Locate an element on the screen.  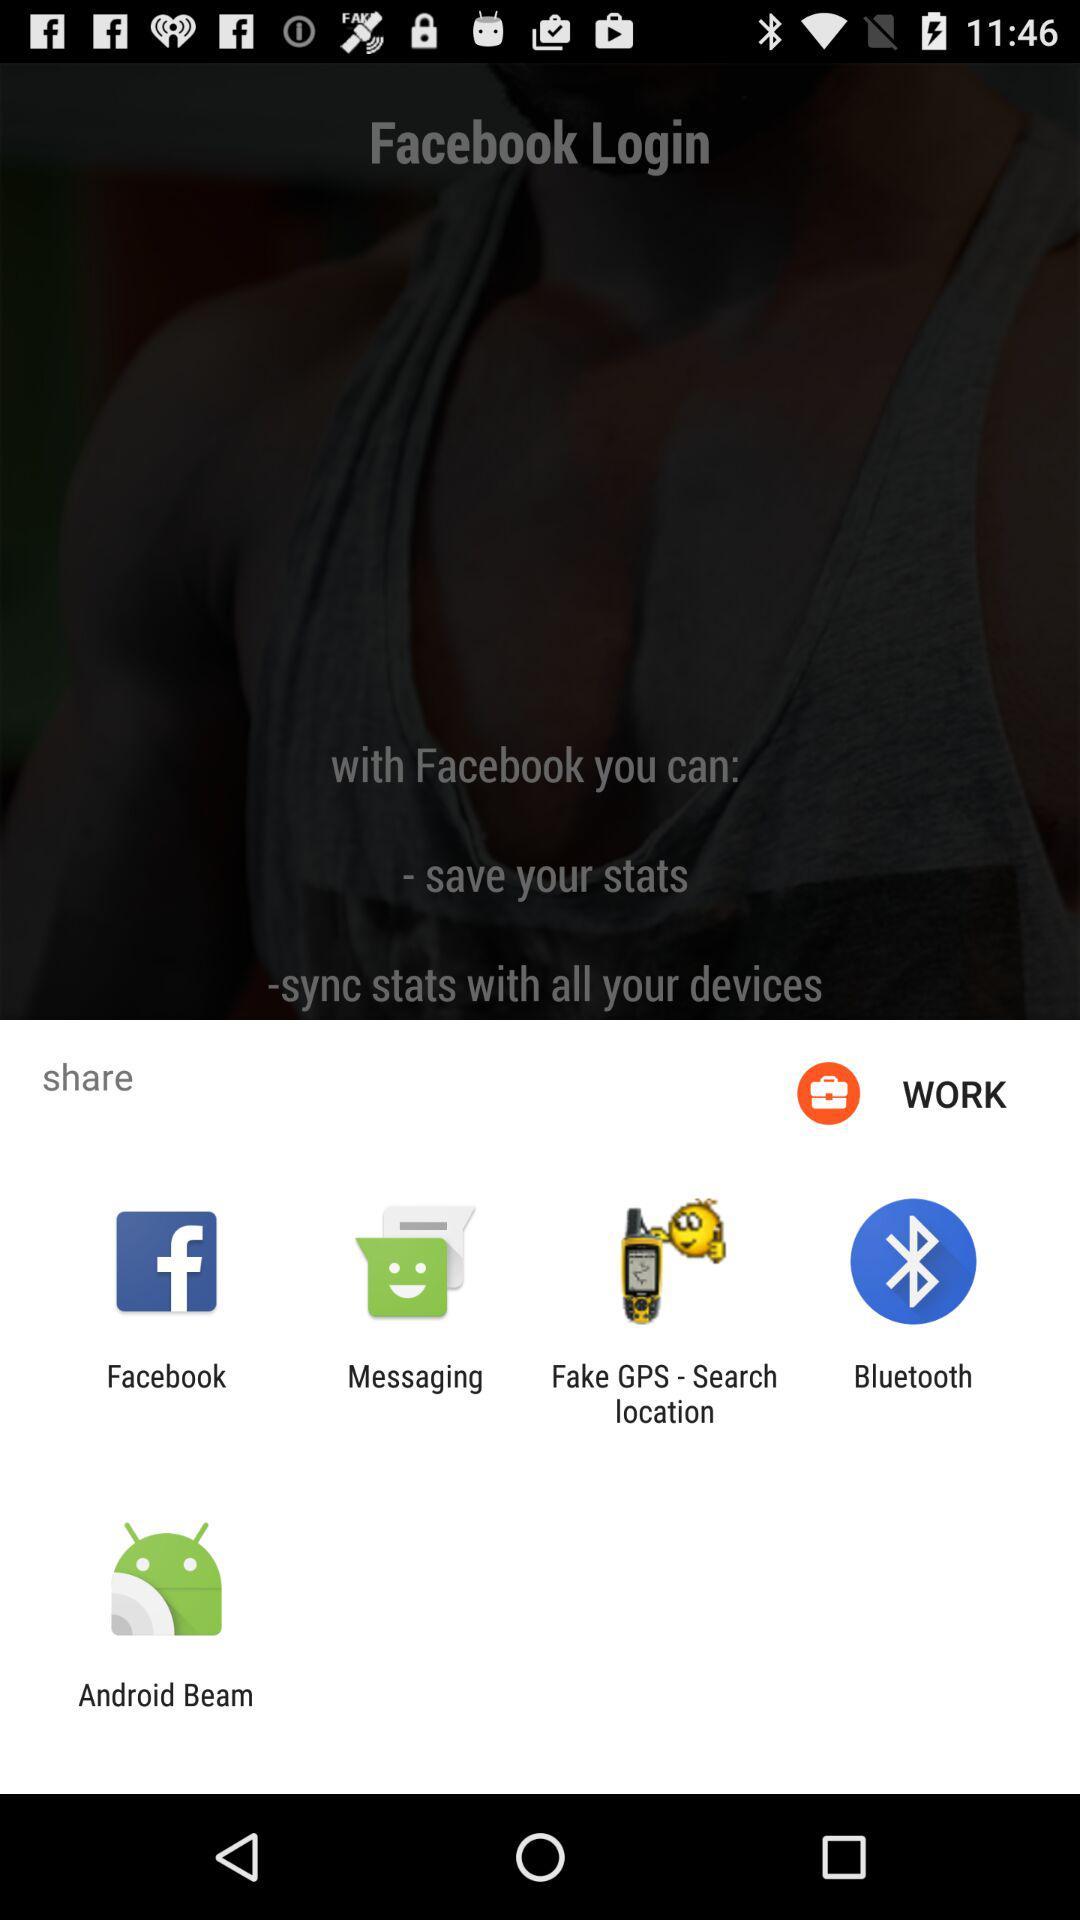
the fake gps search is located at coordinates (664, 1392).